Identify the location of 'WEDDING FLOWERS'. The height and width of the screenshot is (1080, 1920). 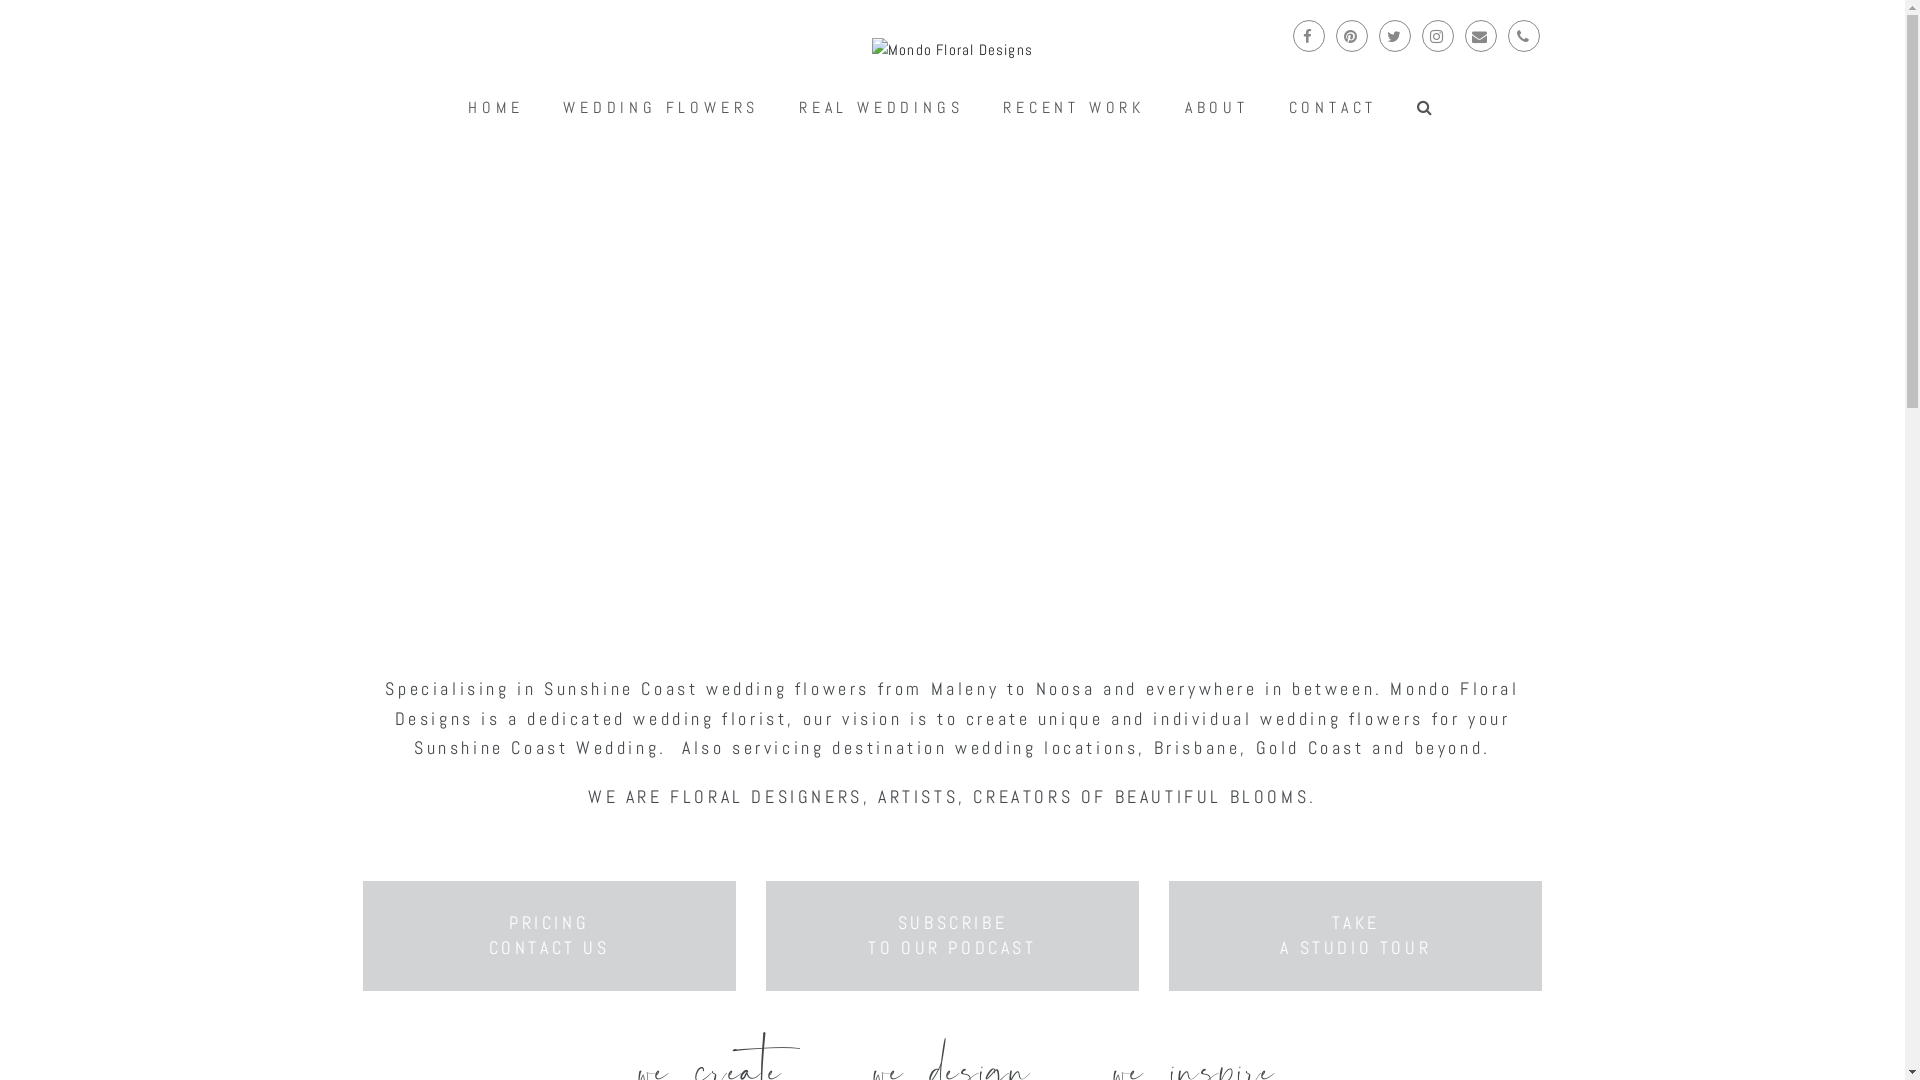
(661, 108).